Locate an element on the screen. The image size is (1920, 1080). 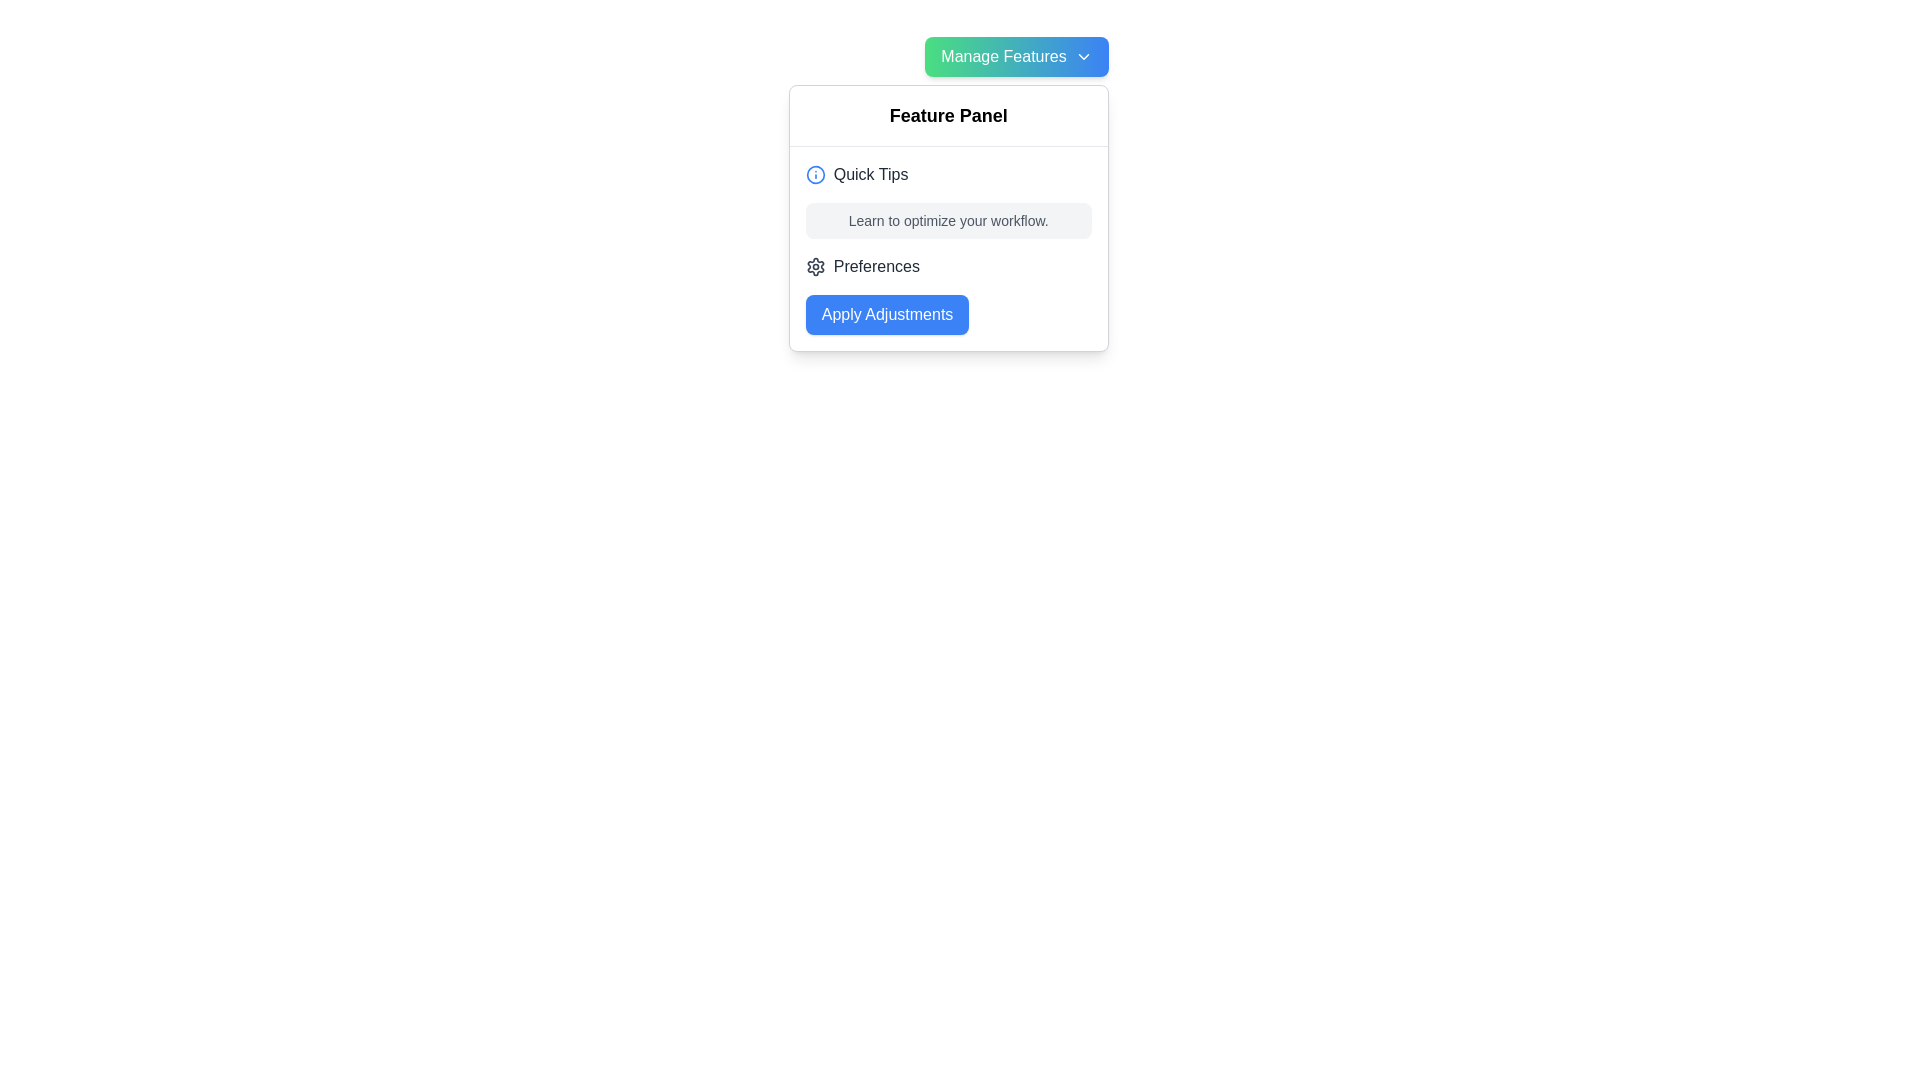
the gear-like icon located in the upper section of the 'Preferences' row within the feature panel, which is styled with a neutral gray tone is located at coordinates (815, 265).